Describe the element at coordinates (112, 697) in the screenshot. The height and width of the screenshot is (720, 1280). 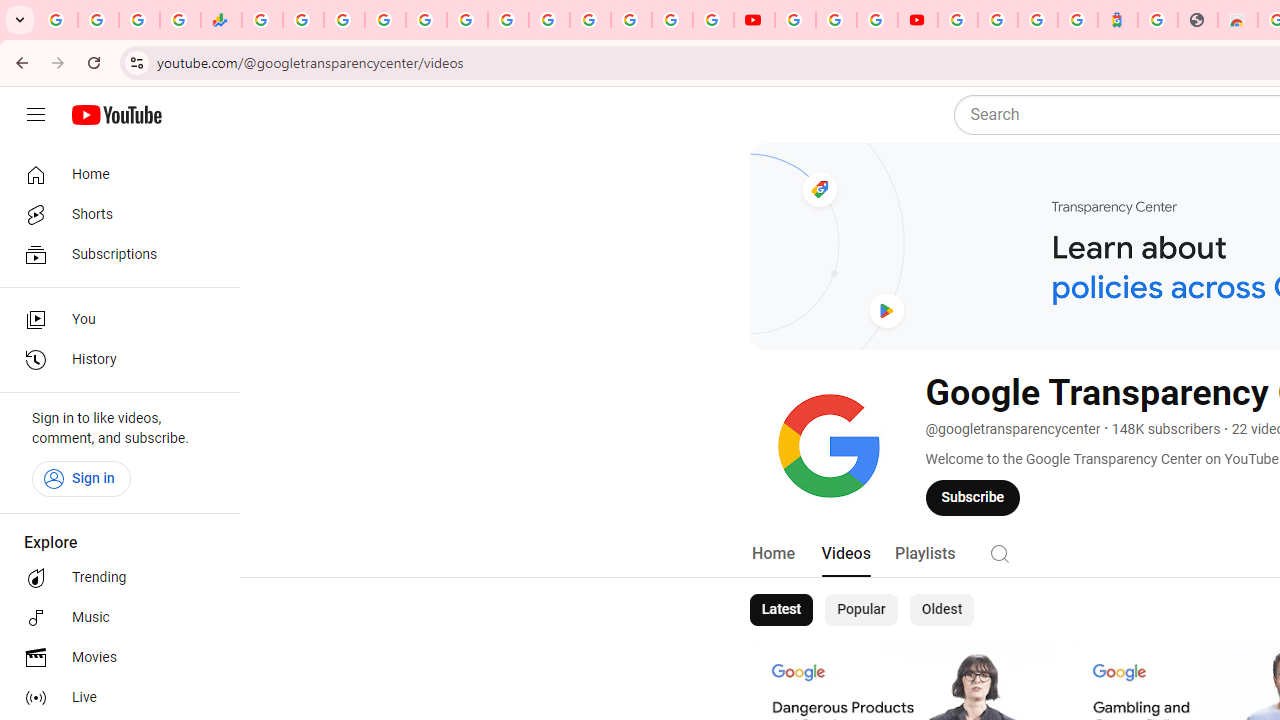
I see `'Live'` at that location.